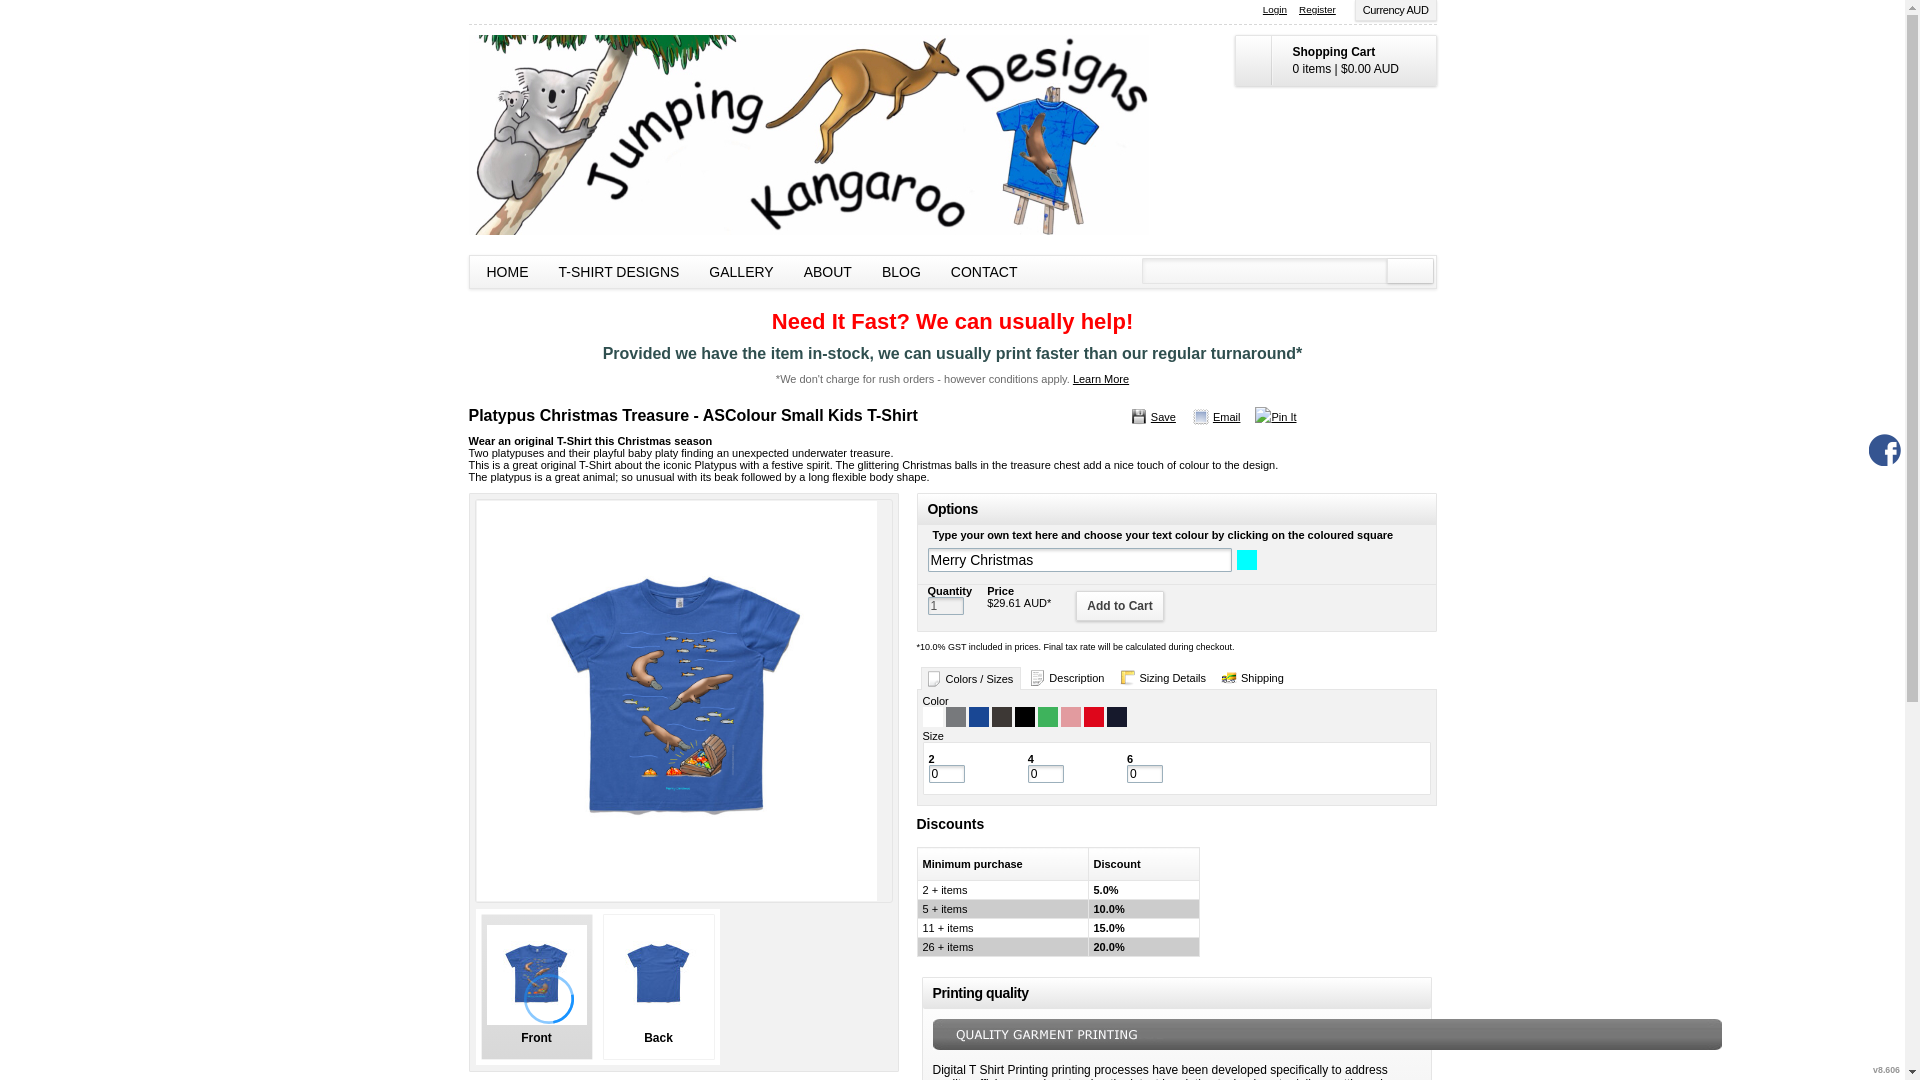 This screenshot has height=1080, width=1920. I want to click on 'Colors / Sizes', so click(970, 677).